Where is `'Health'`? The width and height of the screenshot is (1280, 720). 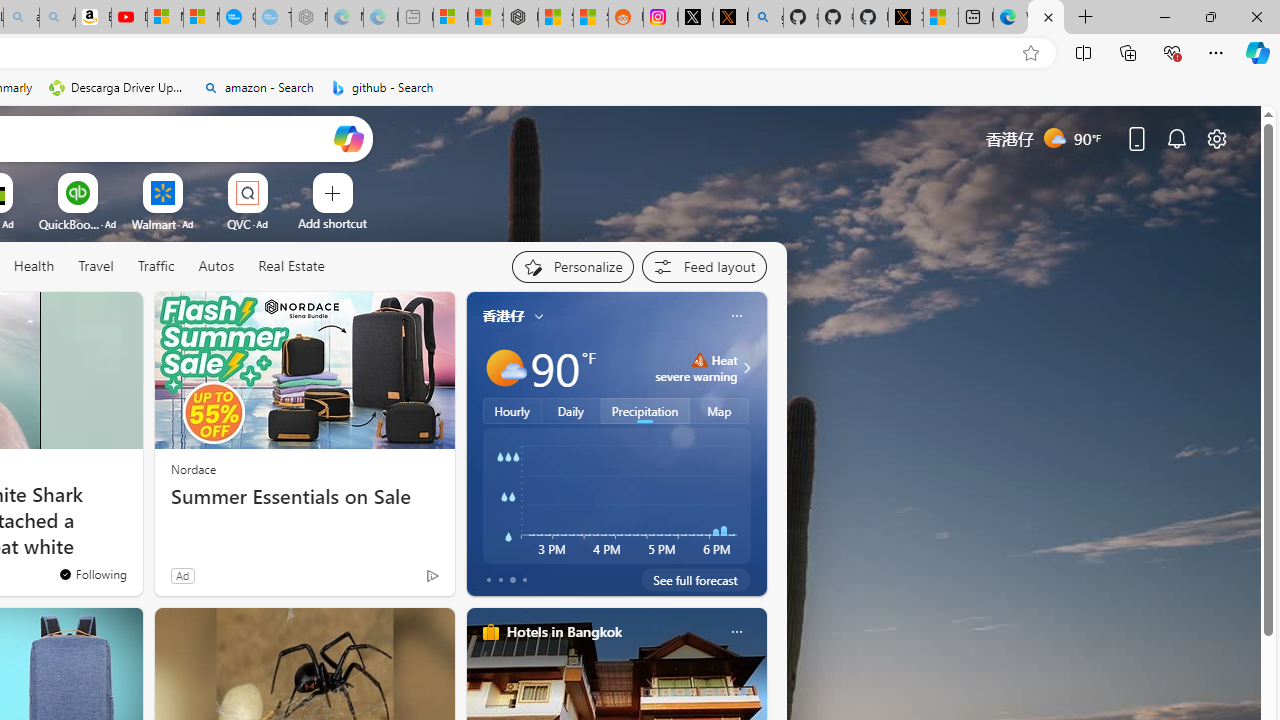
'Health' is located at coordinates (33, 266).